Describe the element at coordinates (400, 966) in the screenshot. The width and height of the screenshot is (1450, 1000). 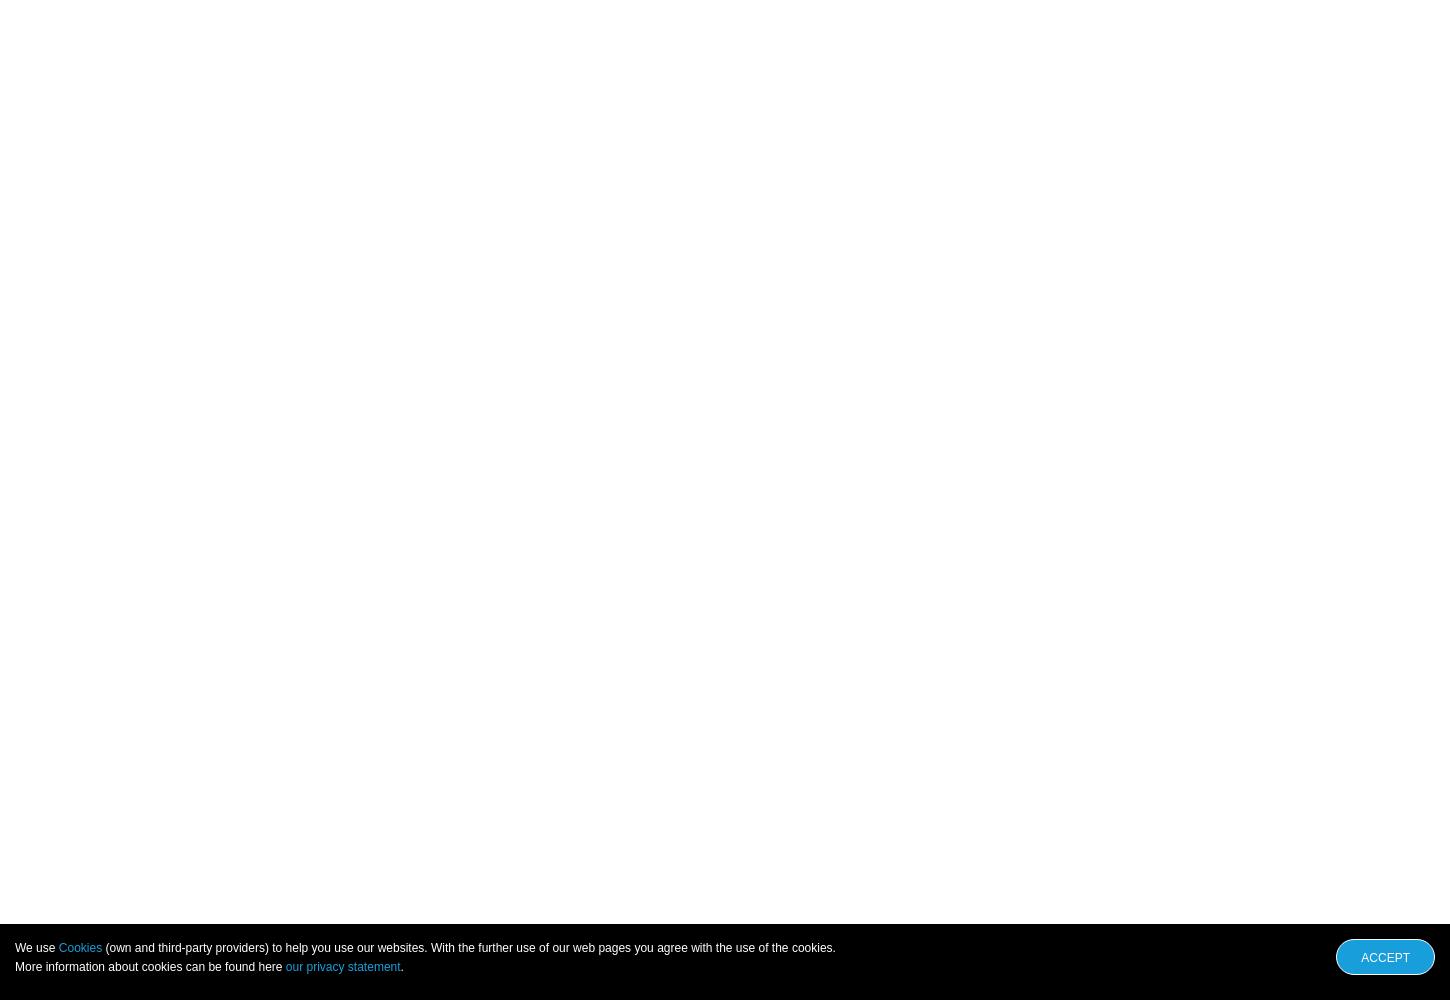
I see `'.'` at that location.